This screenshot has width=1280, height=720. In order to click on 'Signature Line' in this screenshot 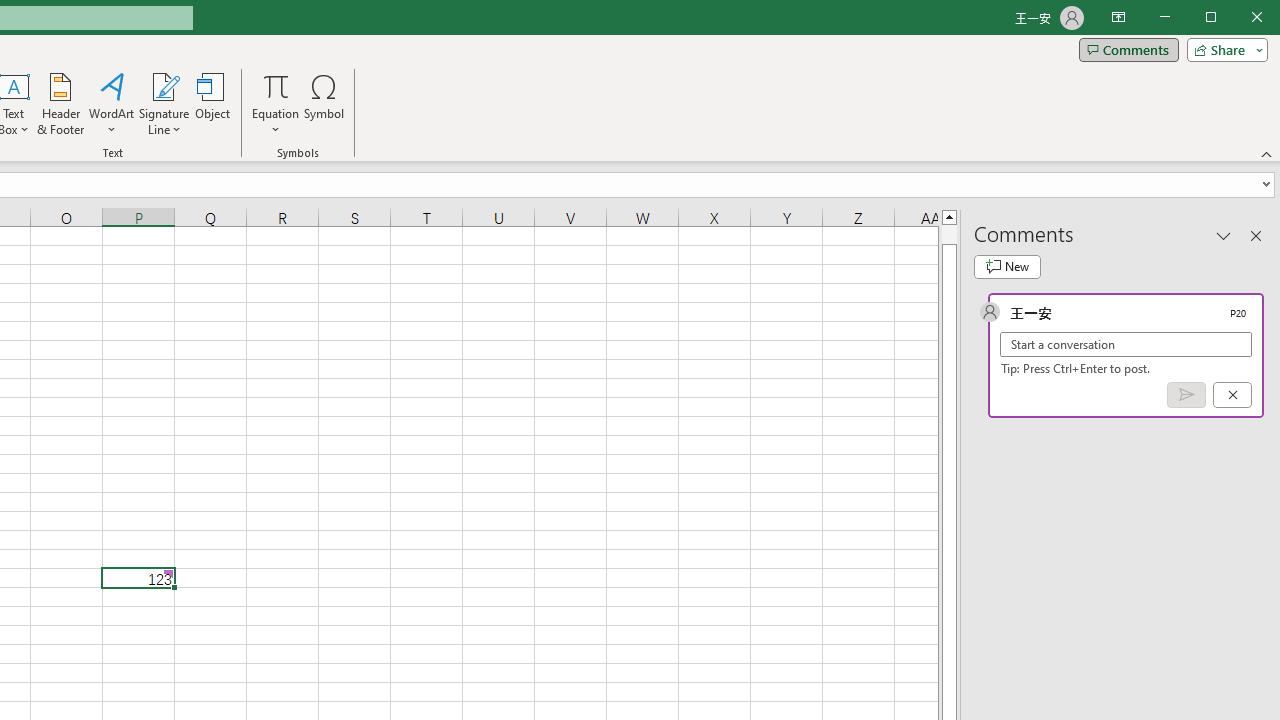, I will do `click(164, 104)`.